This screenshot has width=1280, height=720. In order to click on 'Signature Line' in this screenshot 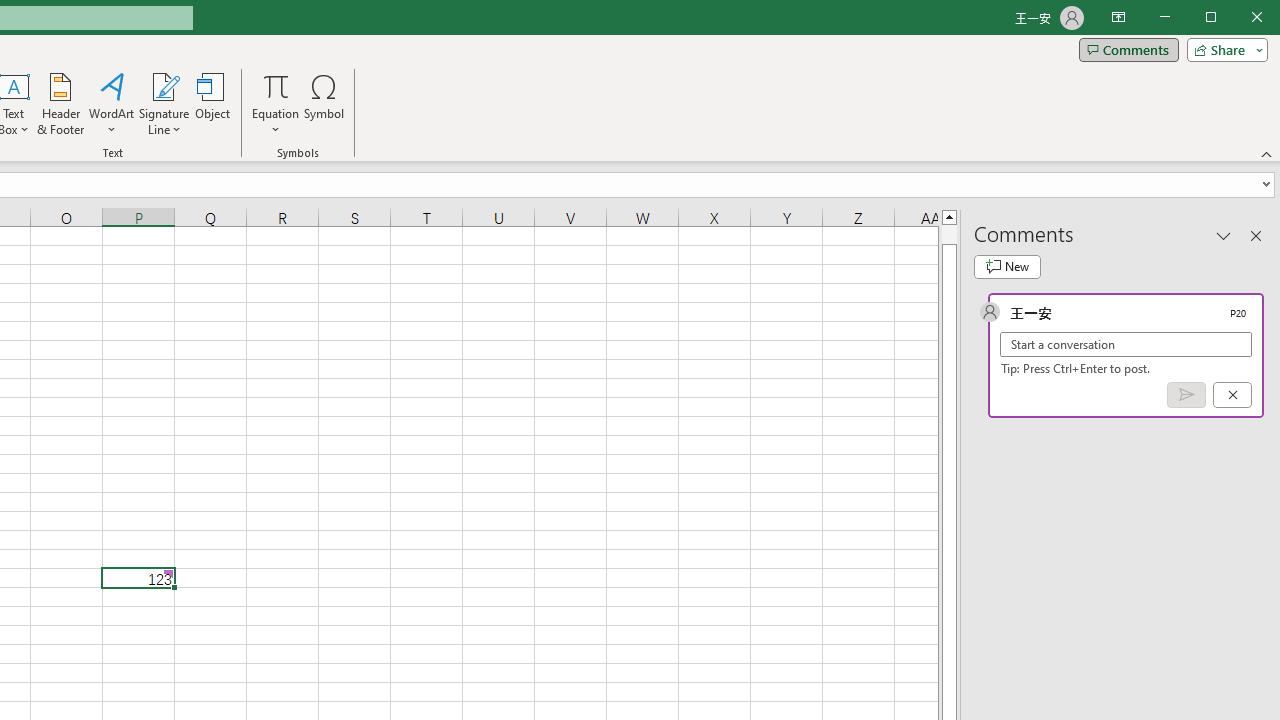, I will do `click(164, 104)`.